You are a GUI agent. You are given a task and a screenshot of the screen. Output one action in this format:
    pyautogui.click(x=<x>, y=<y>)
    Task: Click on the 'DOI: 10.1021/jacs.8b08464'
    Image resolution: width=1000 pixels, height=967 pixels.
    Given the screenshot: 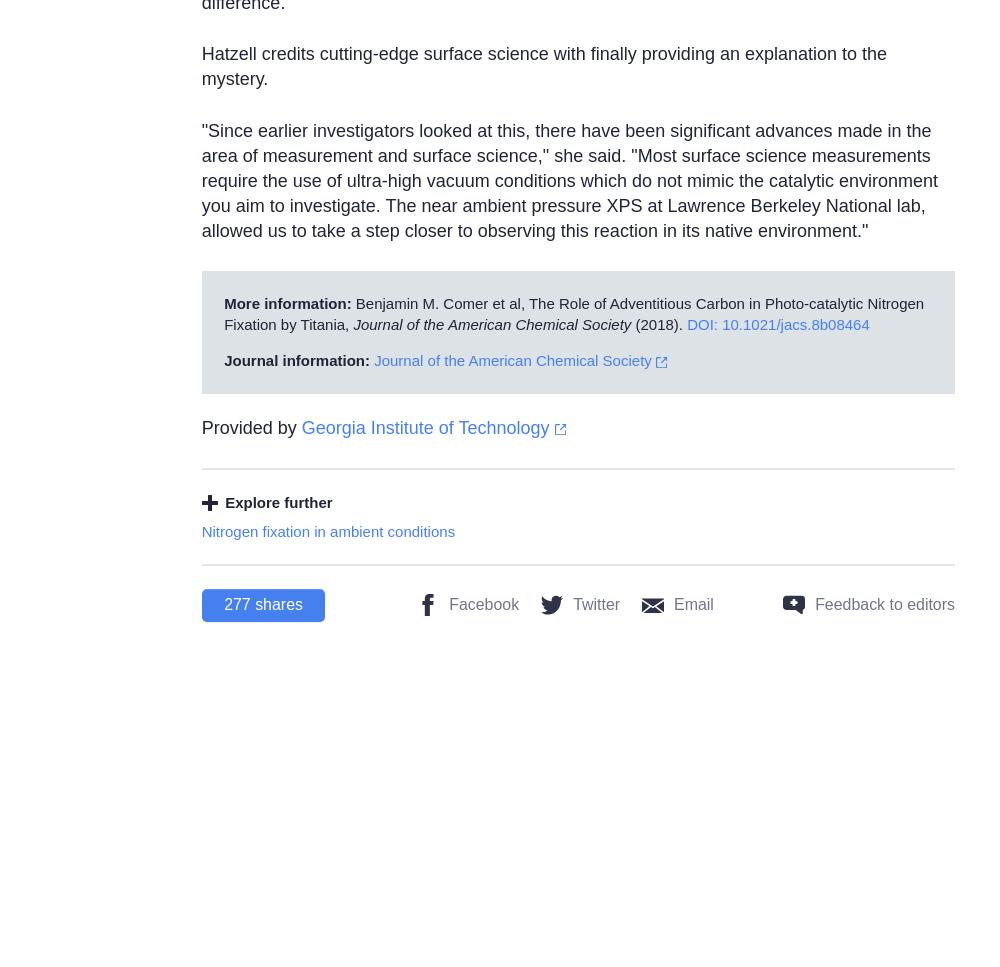 What is the action you would take?
    pyautogui.click(x=778, y=324)
    